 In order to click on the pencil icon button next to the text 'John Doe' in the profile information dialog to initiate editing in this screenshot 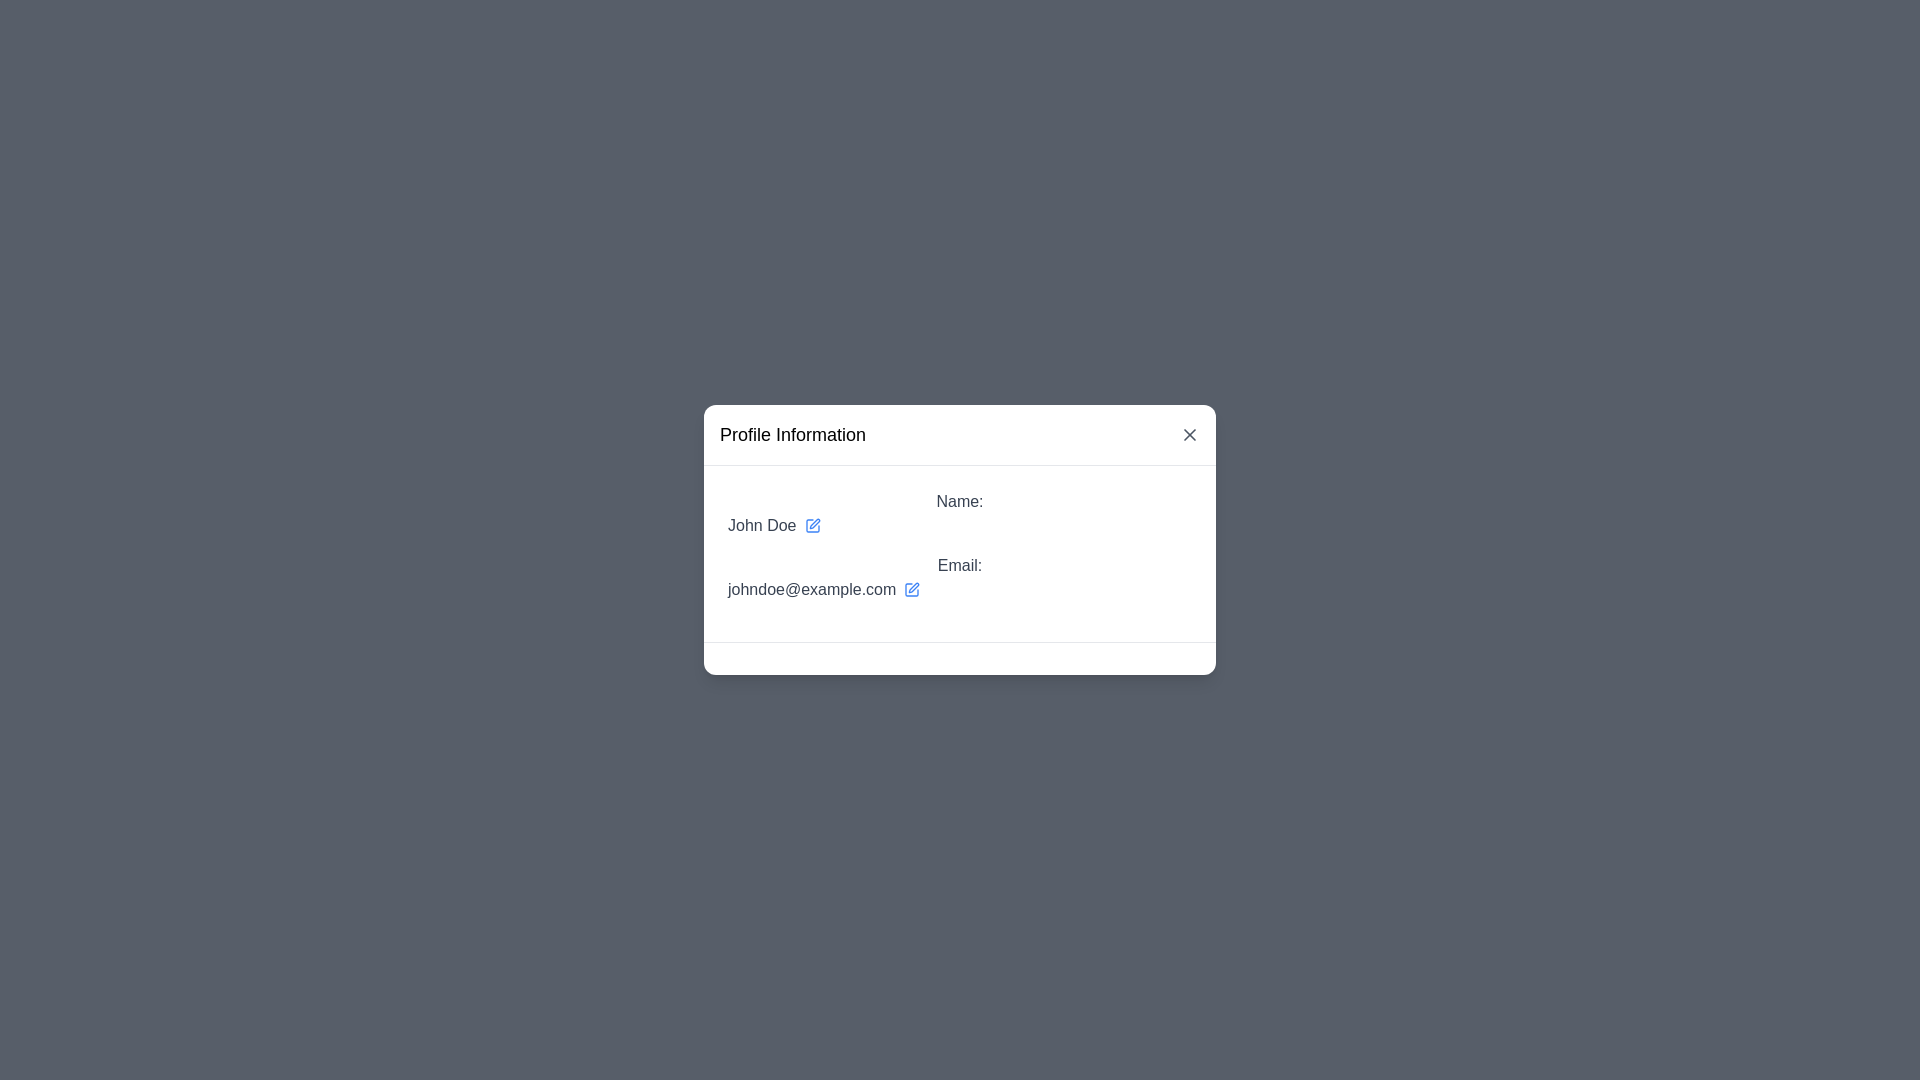, I will do `click(812, 524)`.